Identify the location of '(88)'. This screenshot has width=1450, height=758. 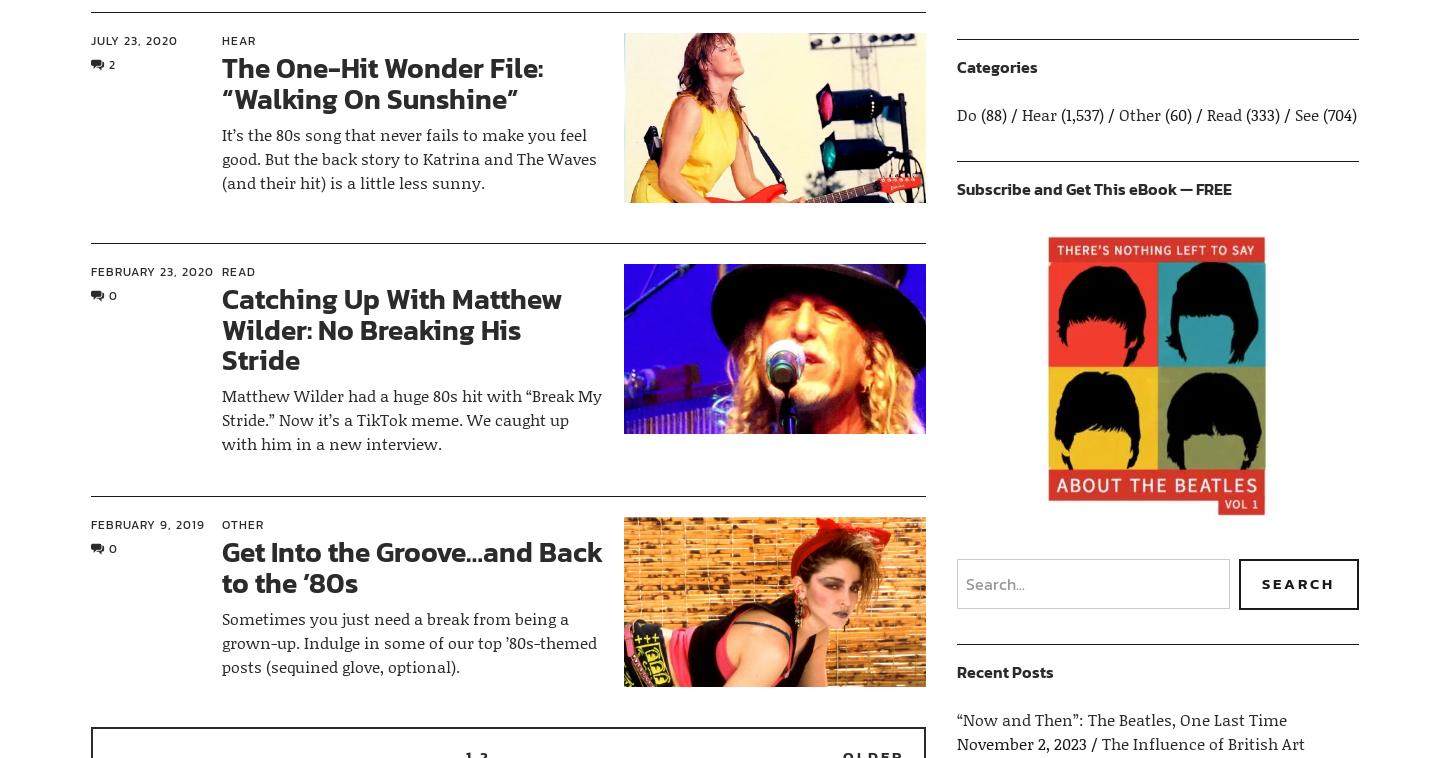
(992, 113).